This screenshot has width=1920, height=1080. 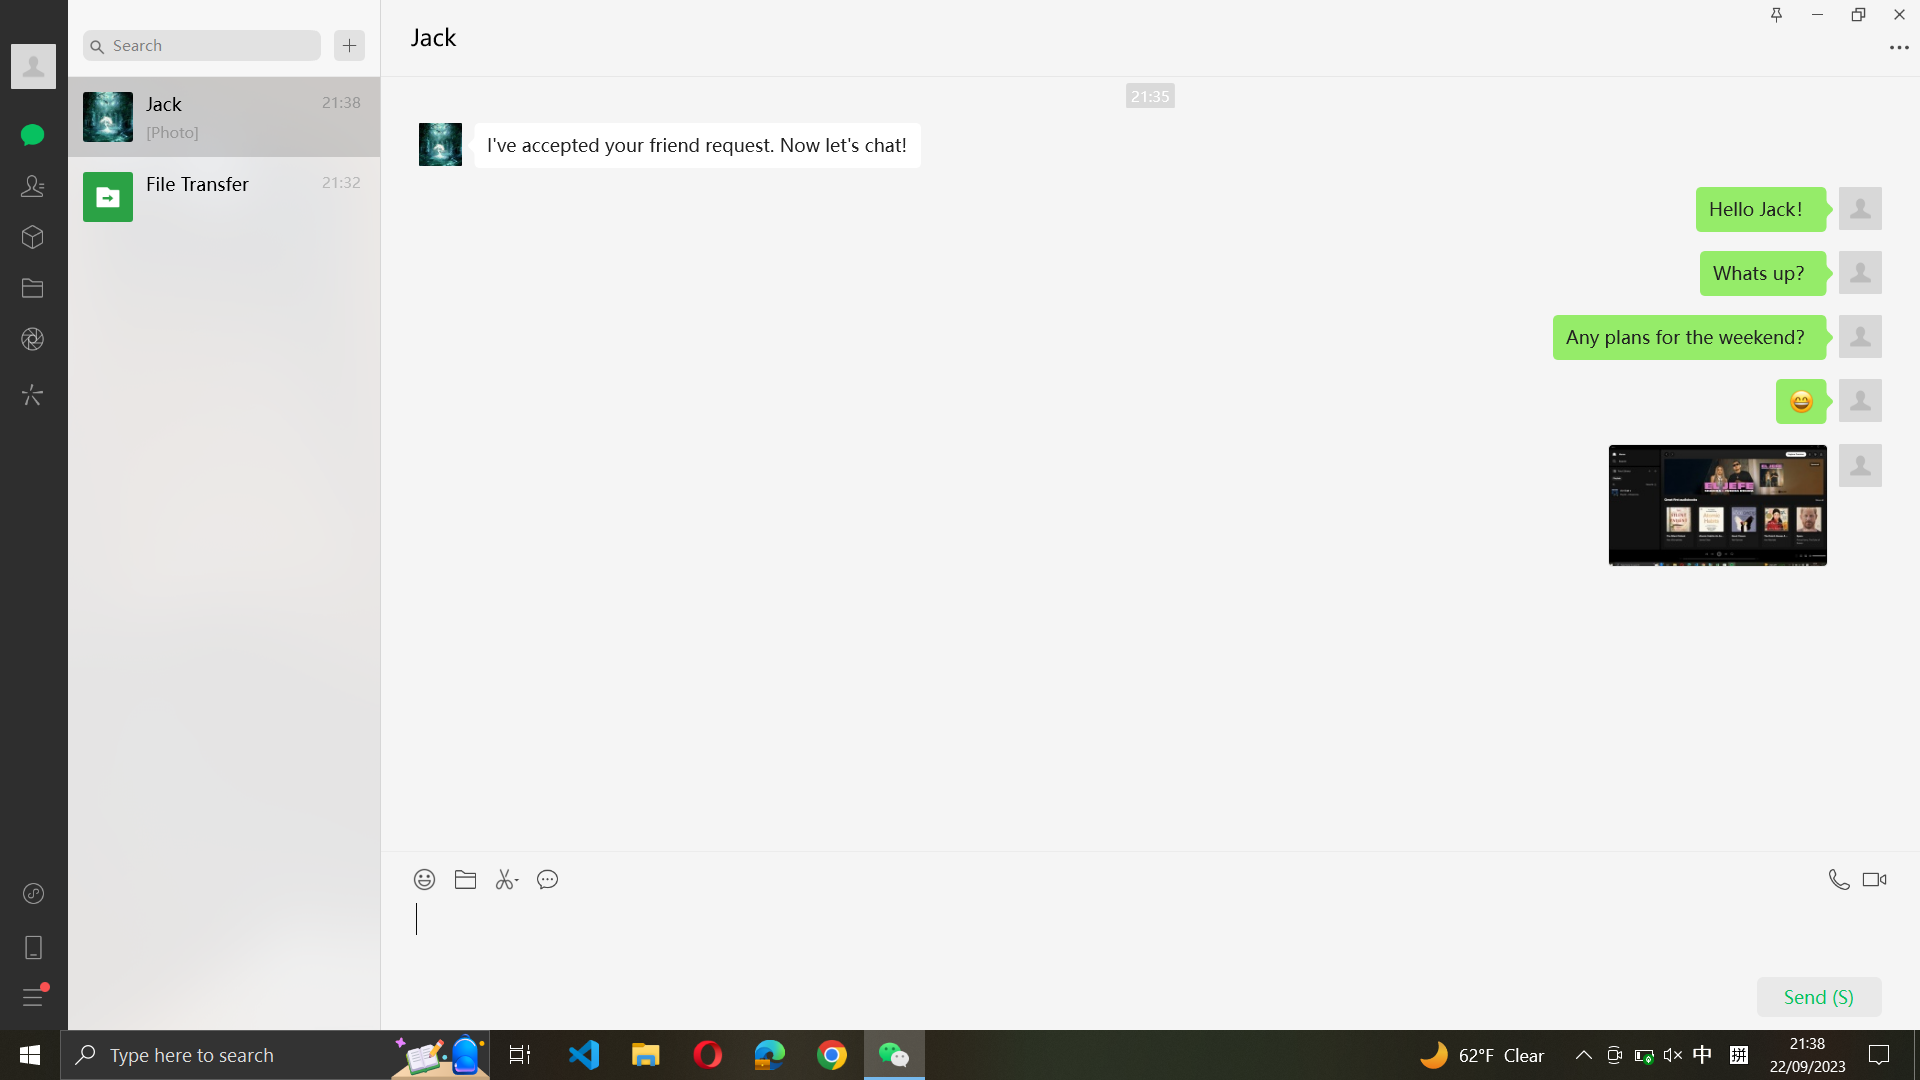 What do you see at coordinates (1150, 465) in the screenshot?
I see `Navigate upwards in your conversation with Jack` at bounding box center [1150, 465].